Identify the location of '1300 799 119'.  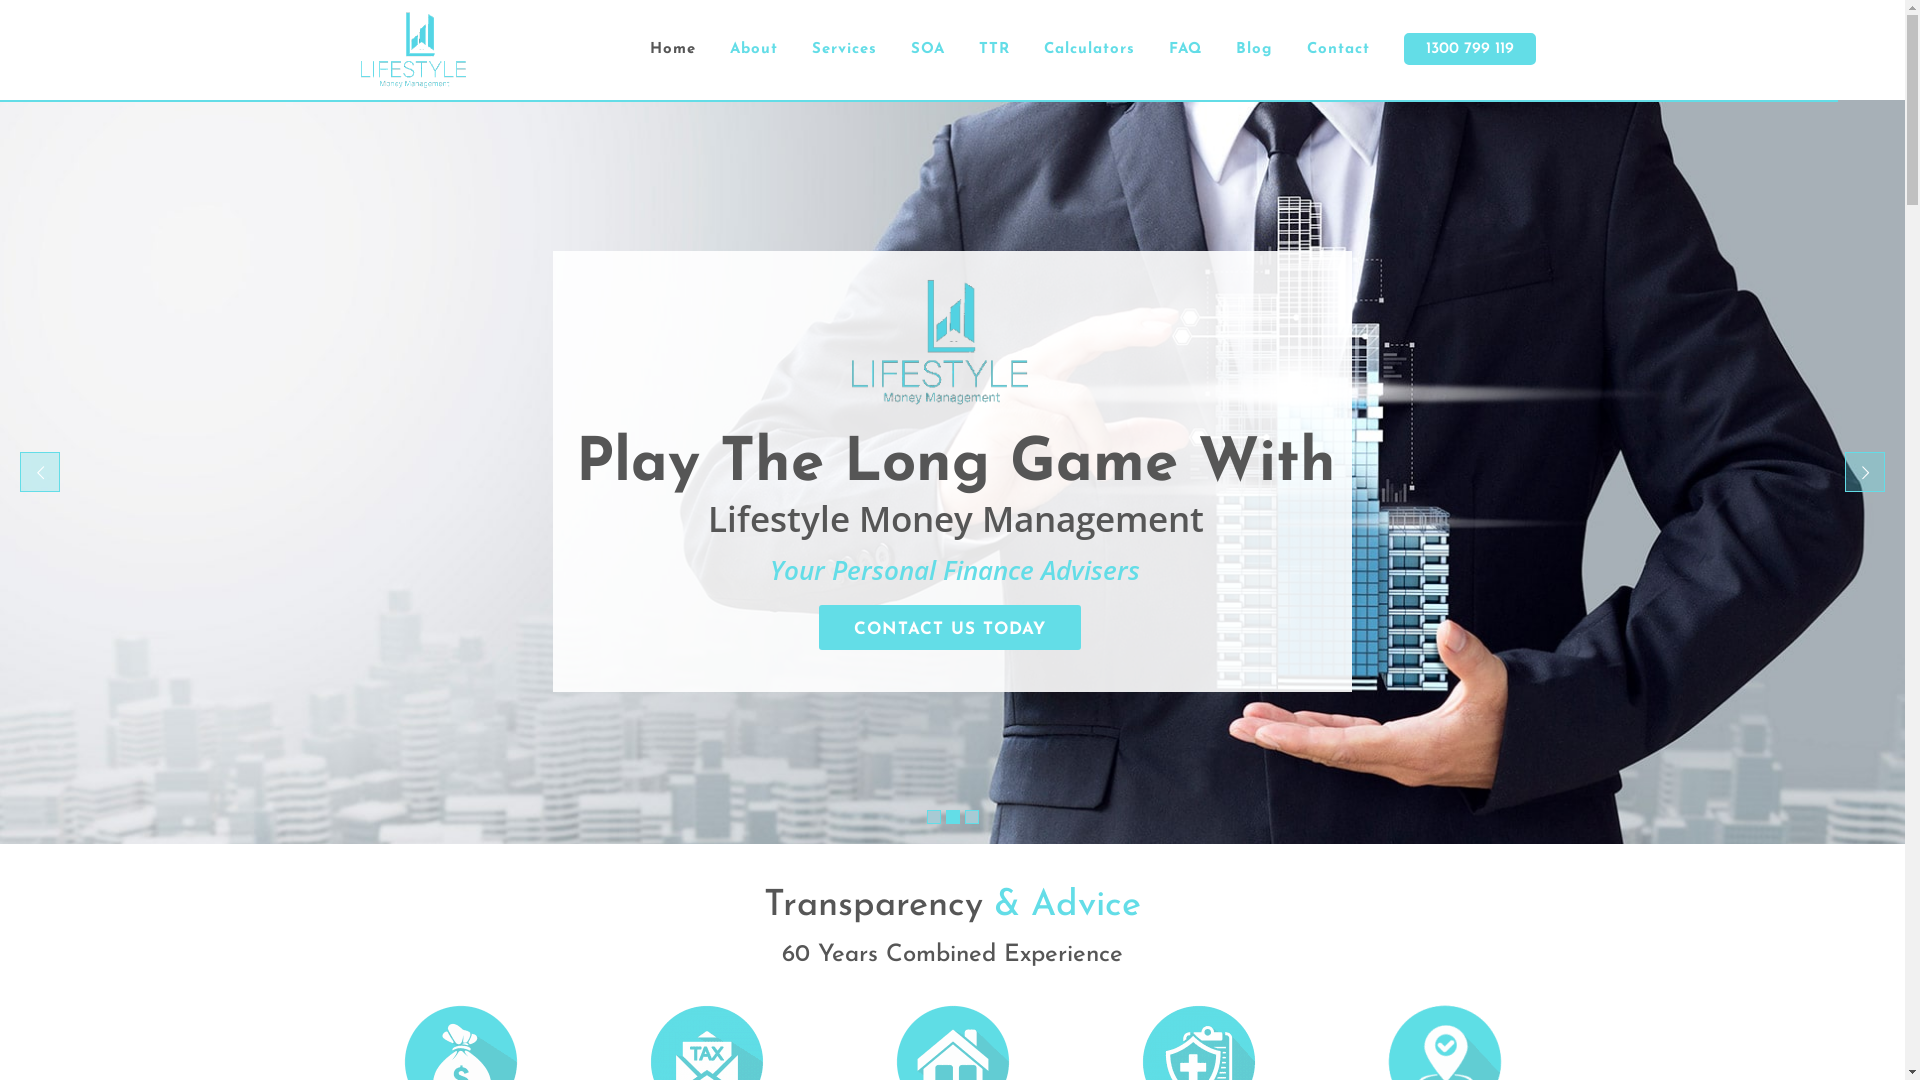
(1468, 49).